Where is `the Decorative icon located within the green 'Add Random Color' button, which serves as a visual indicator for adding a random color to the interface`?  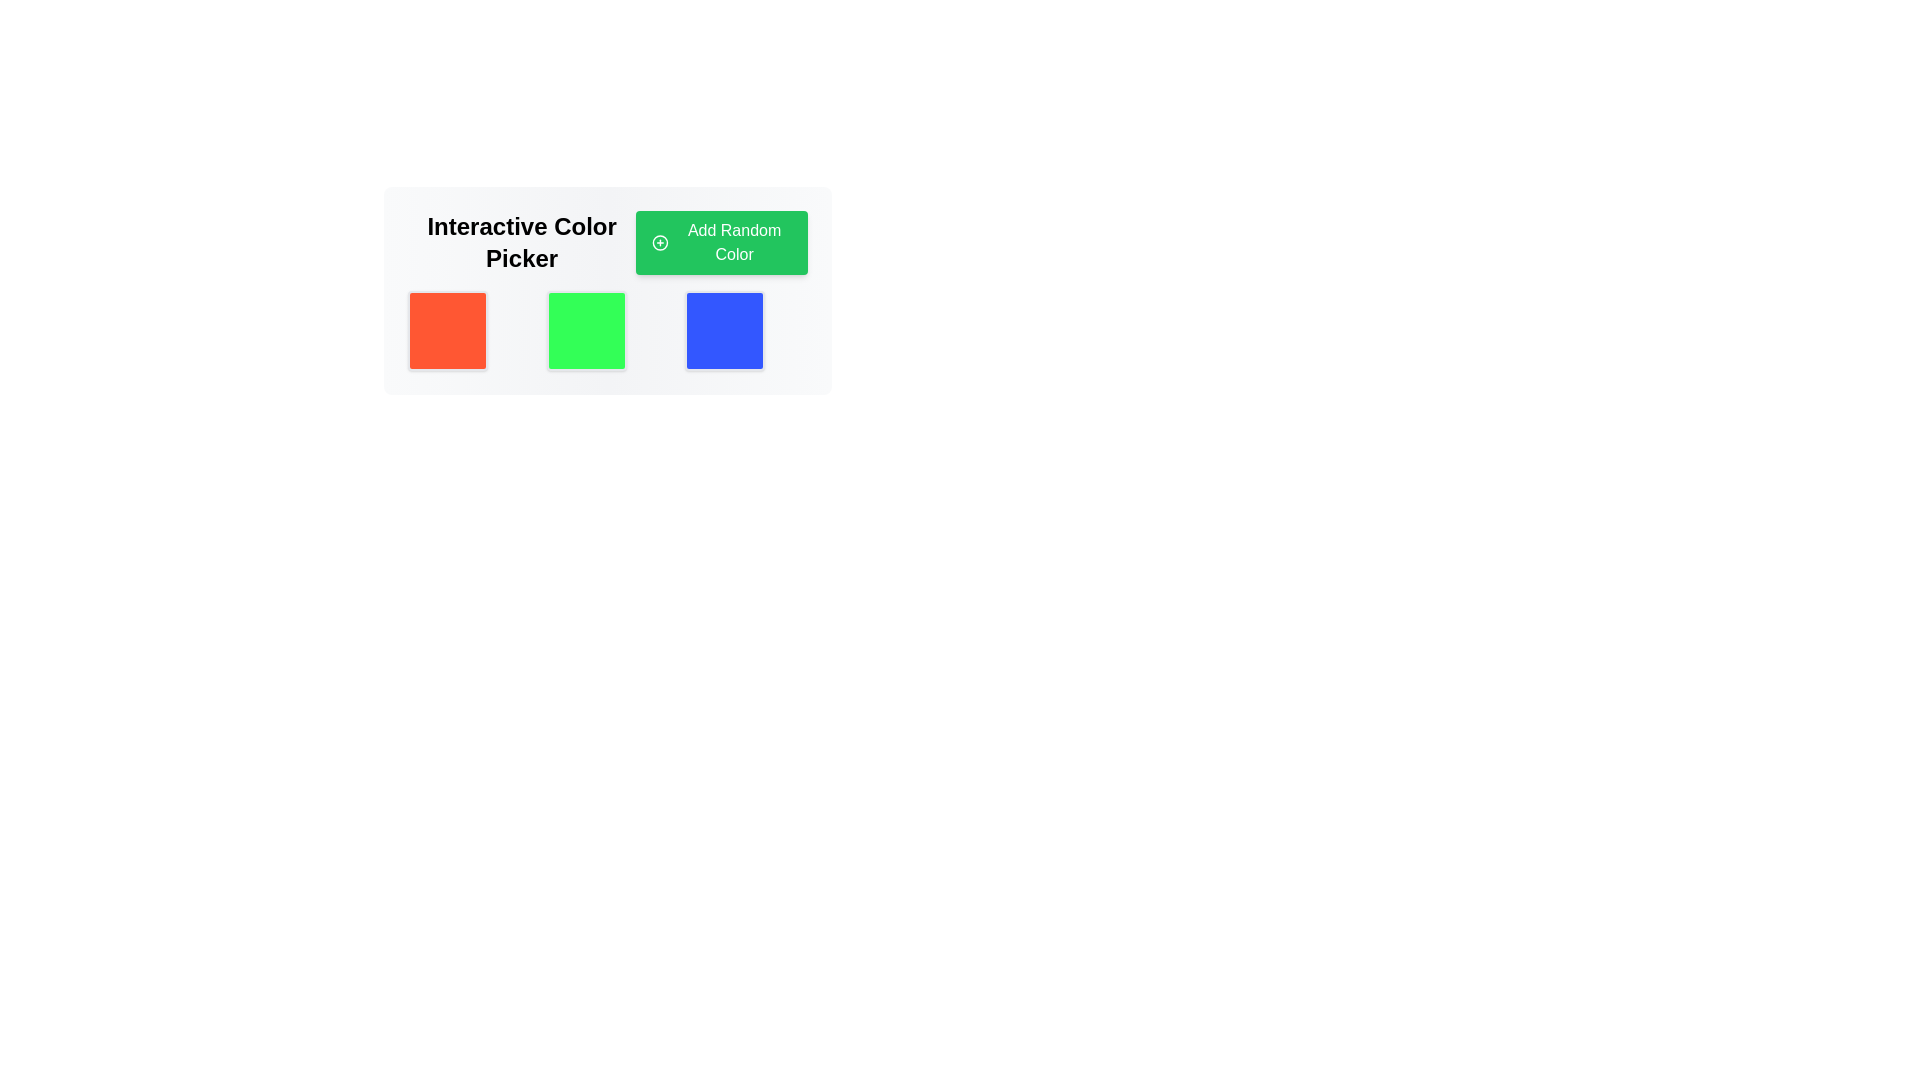 the Decorative icon located within the green 'Add Random Color' button, which serves as a visual indicator for adding a random color to the interface is located at coordinates (660, 242).